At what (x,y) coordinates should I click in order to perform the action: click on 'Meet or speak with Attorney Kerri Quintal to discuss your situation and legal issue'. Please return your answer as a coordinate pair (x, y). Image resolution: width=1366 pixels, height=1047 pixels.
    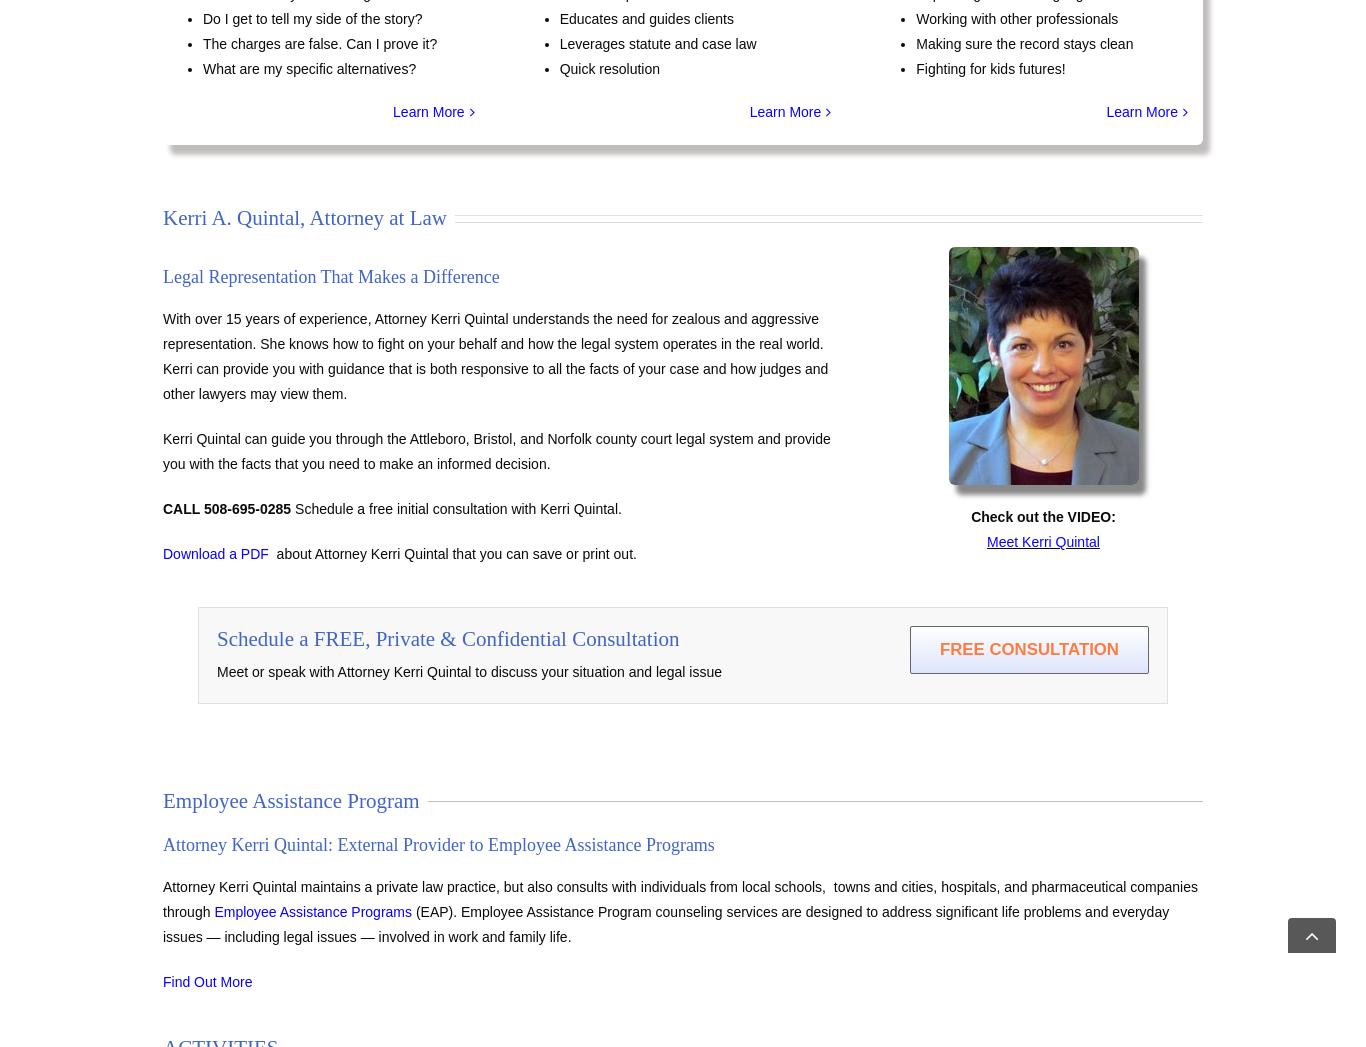
    Looking at the image, I should click on (469, 670).